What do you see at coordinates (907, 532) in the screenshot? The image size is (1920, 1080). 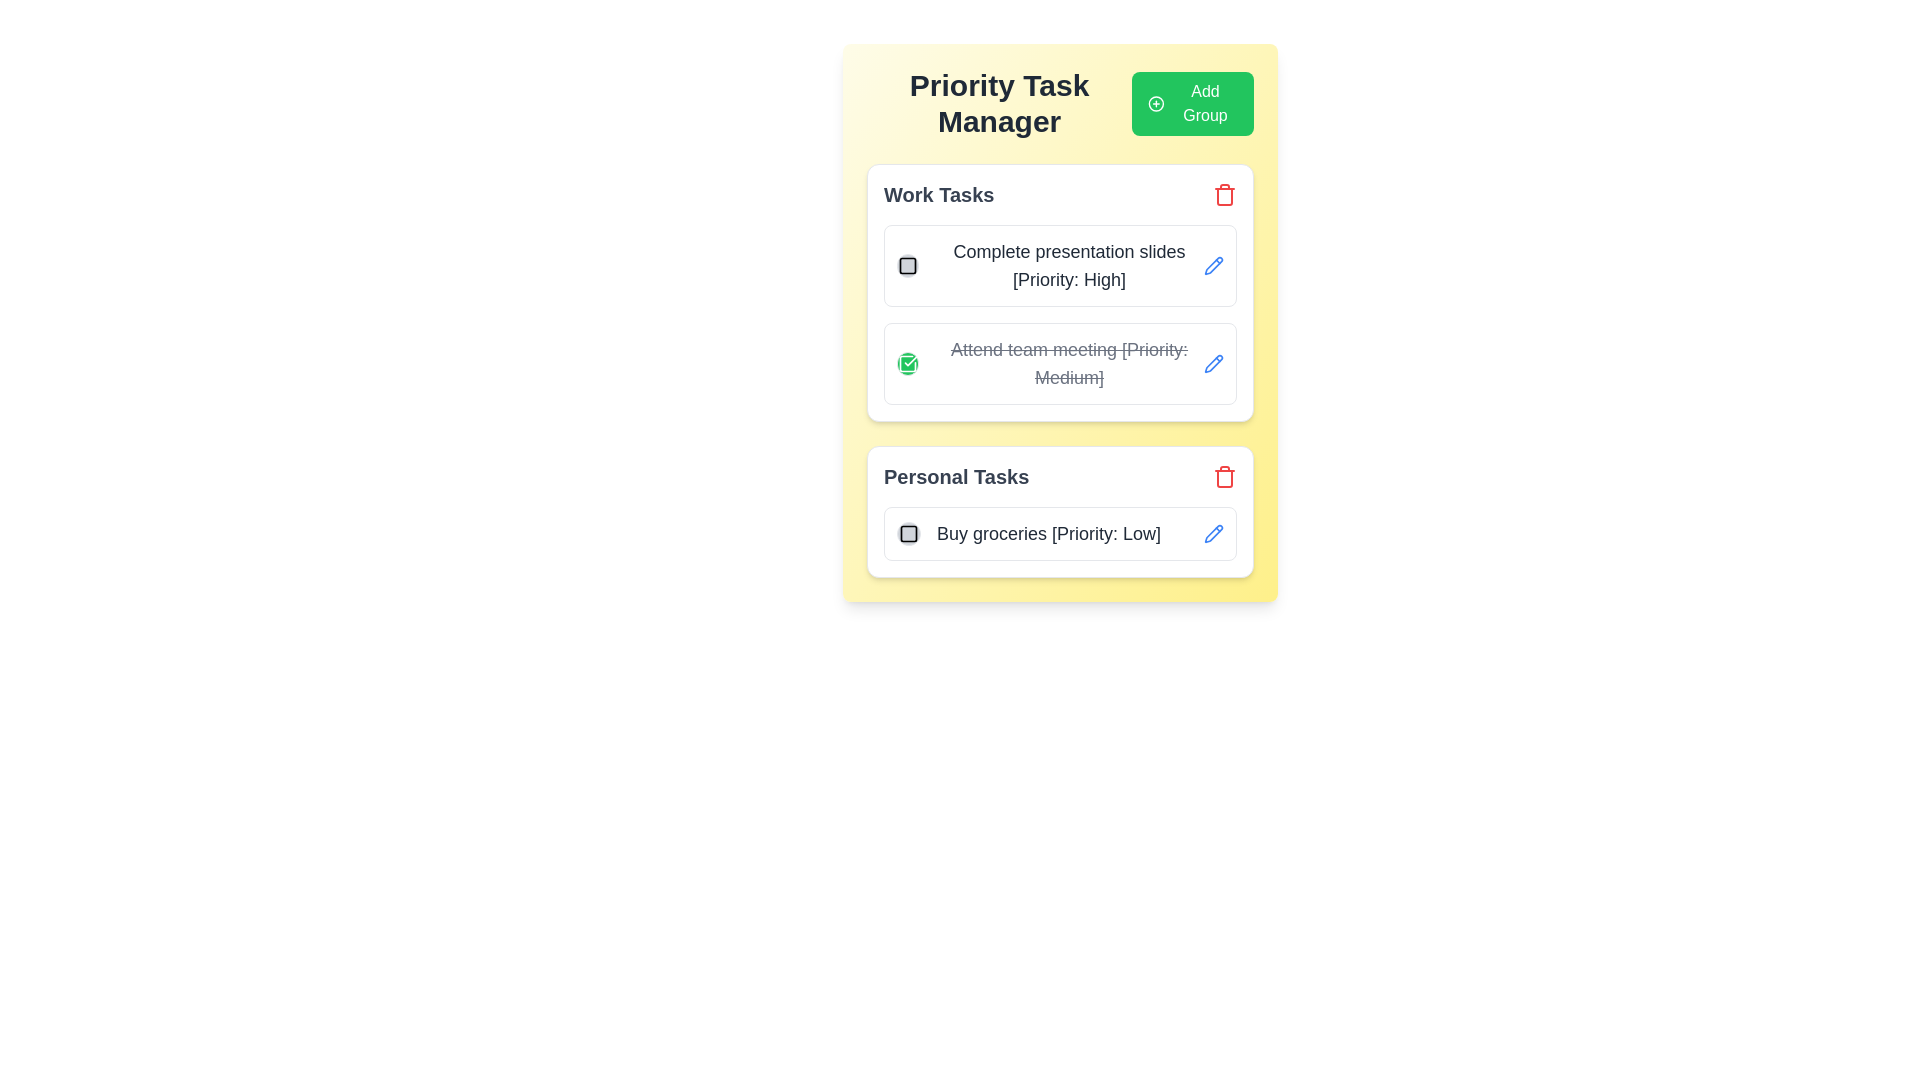 I see `the checkbox next to the text 'Buy groceries [Priority: Low]'` at bounding box center [907, 532].